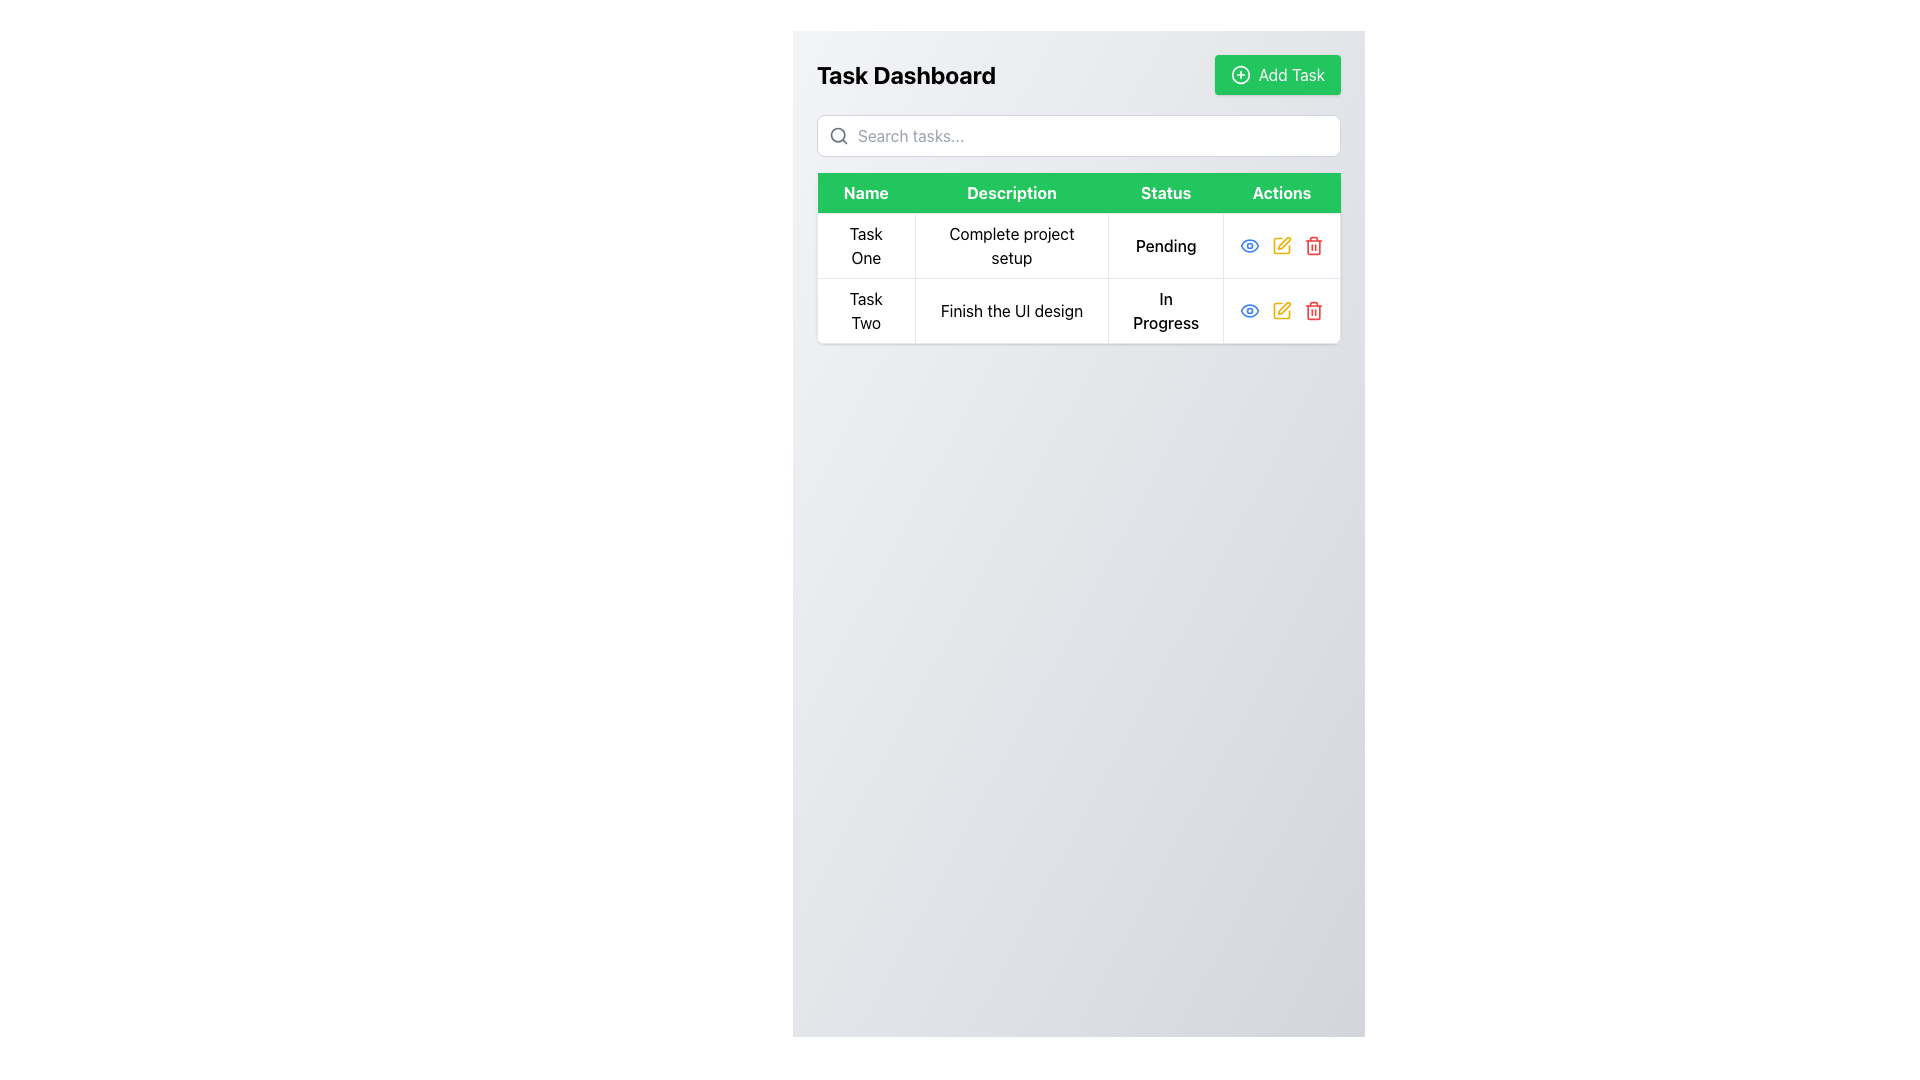  Describe the element at coordinates (839, 135) in the screenshot. I see `the search icon resembling a magnifying glass, located on the left side of the search input field below the 'Task Dashboard' heading` at that location.